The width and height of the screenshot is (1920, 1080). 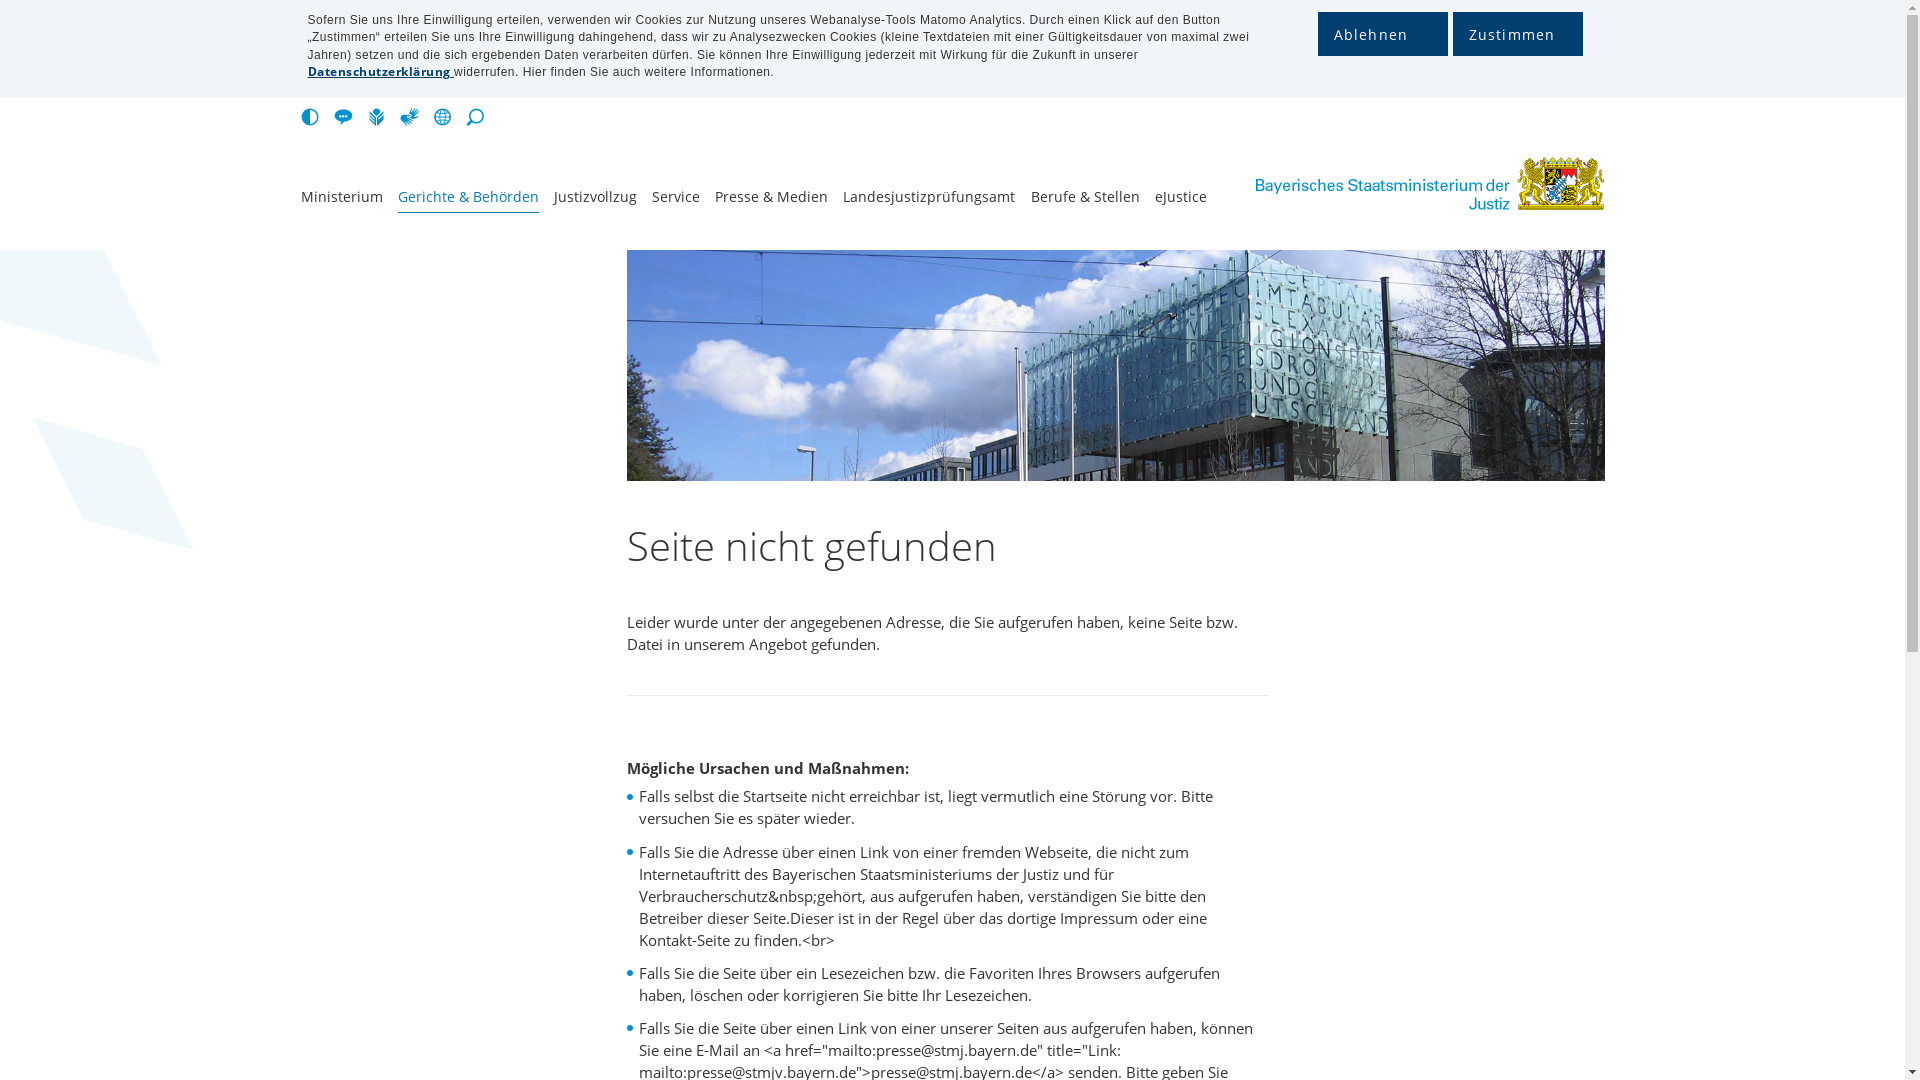 I want to click on 'Ministerium', so click(x=340, y=200).